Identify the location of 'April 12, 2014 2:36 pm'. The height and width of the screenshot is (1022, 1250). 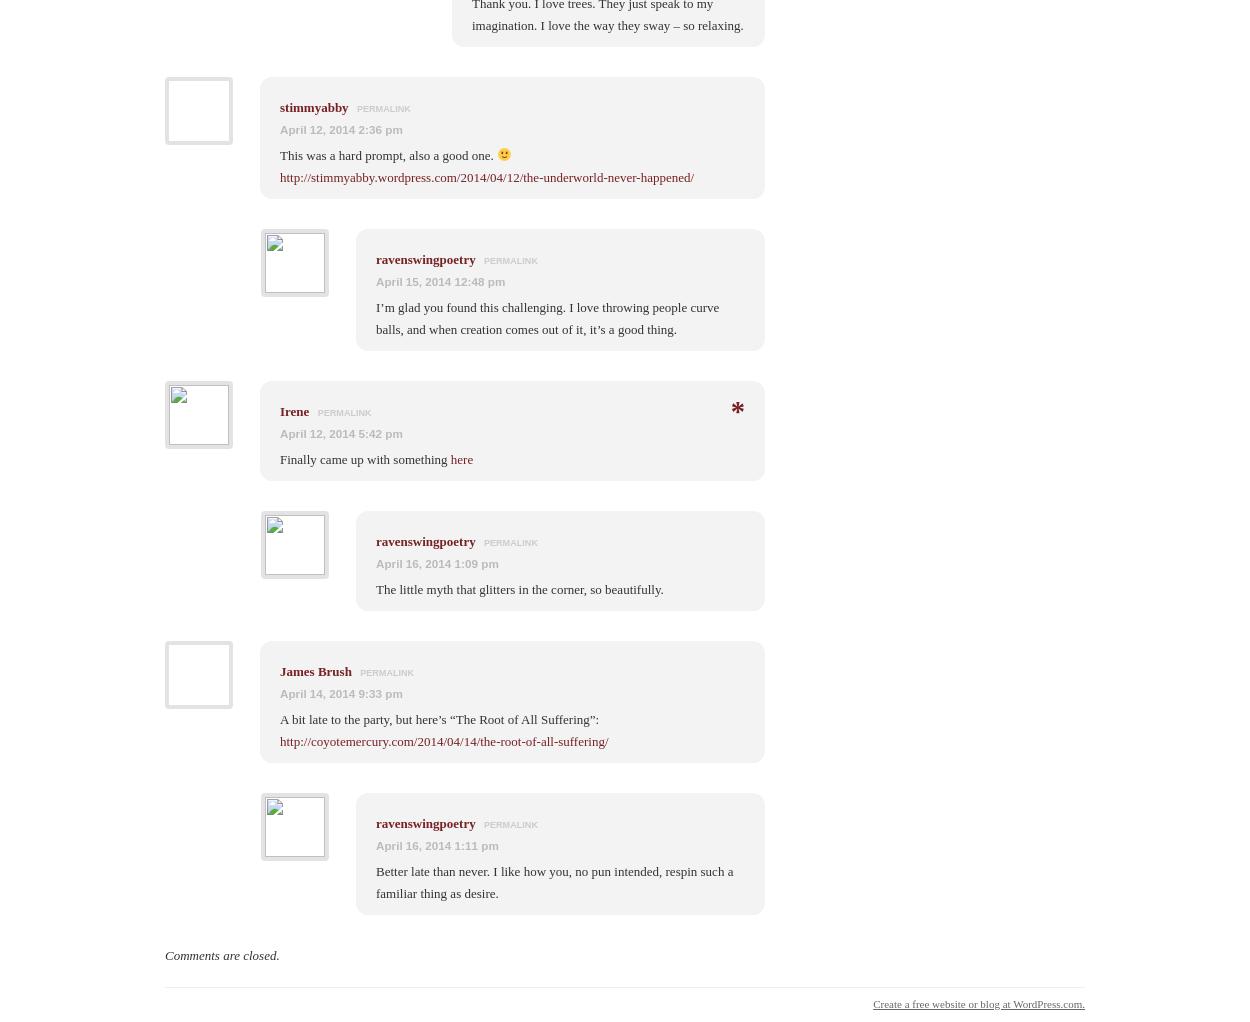
(280, 128).